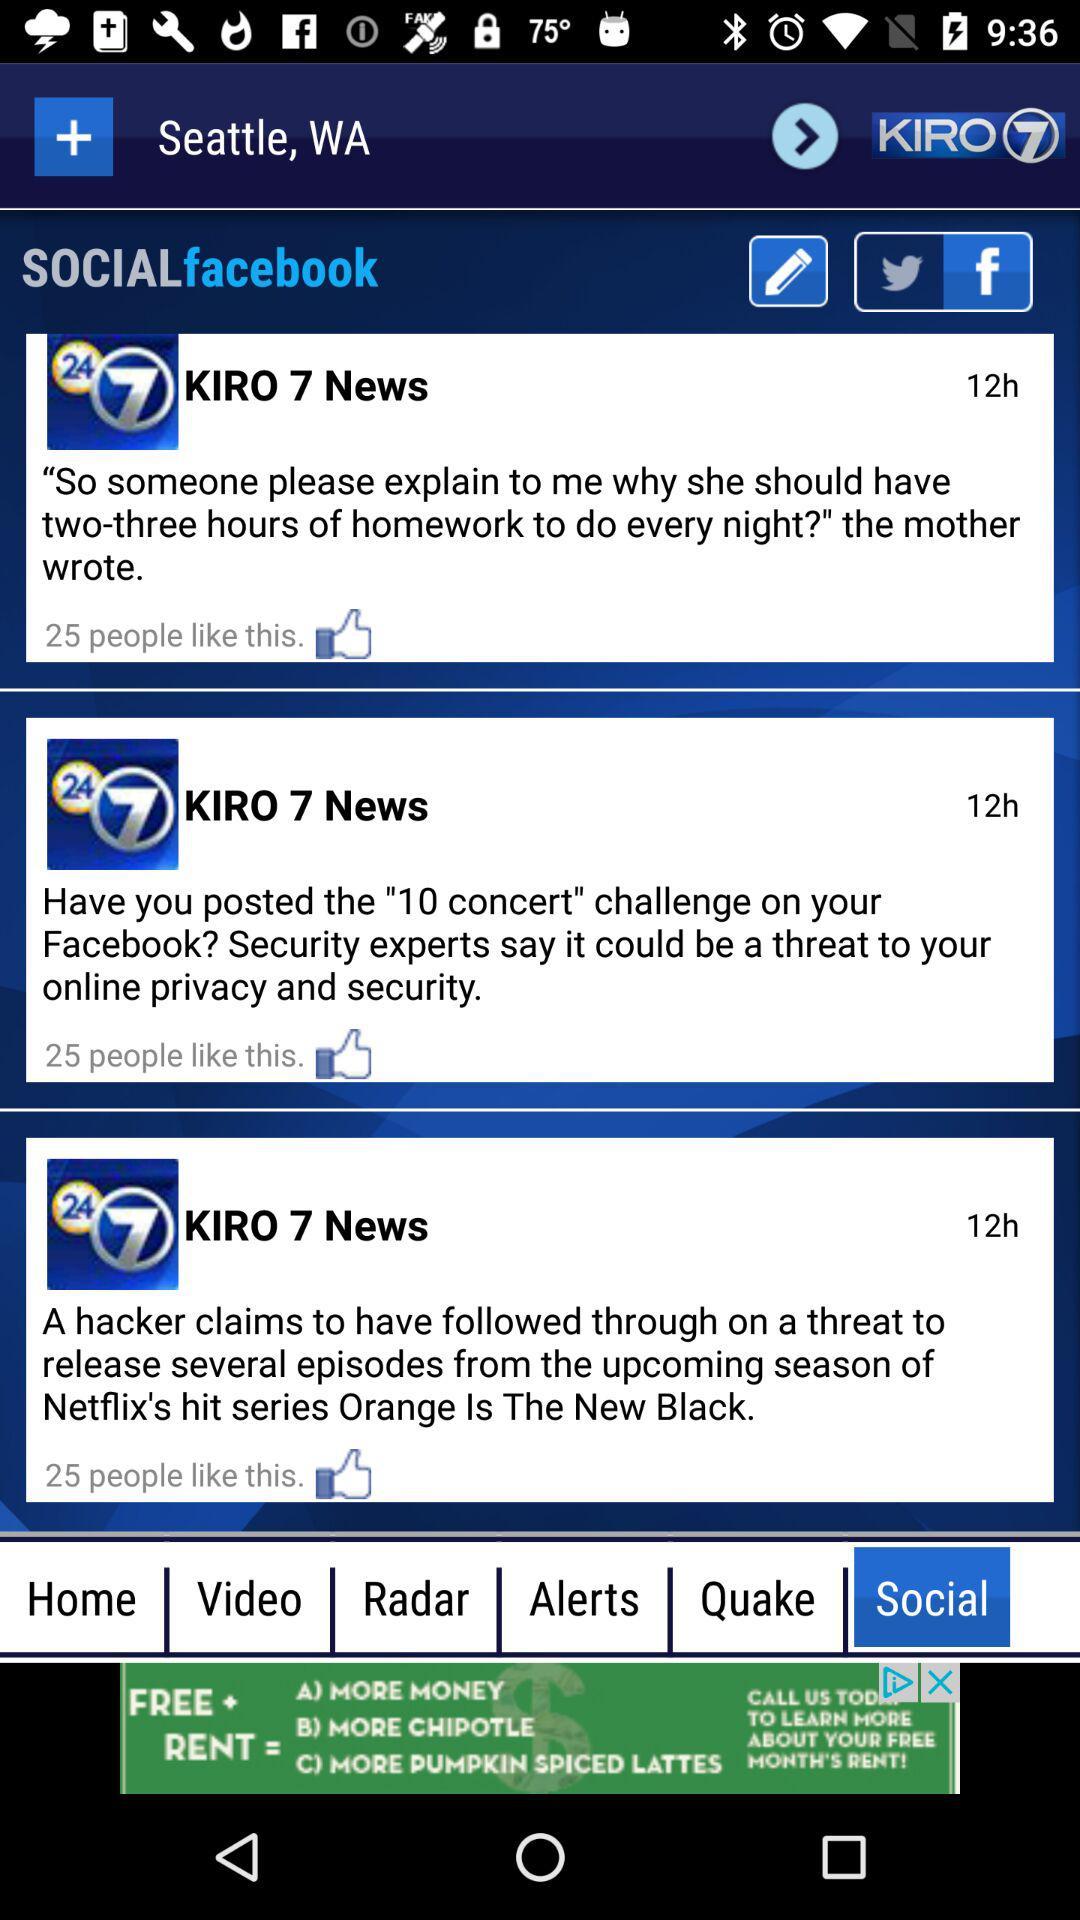  What do you see at coordinates (787, 270) in the screenshot?
I see `edit option` at bounding box center [787, 270].